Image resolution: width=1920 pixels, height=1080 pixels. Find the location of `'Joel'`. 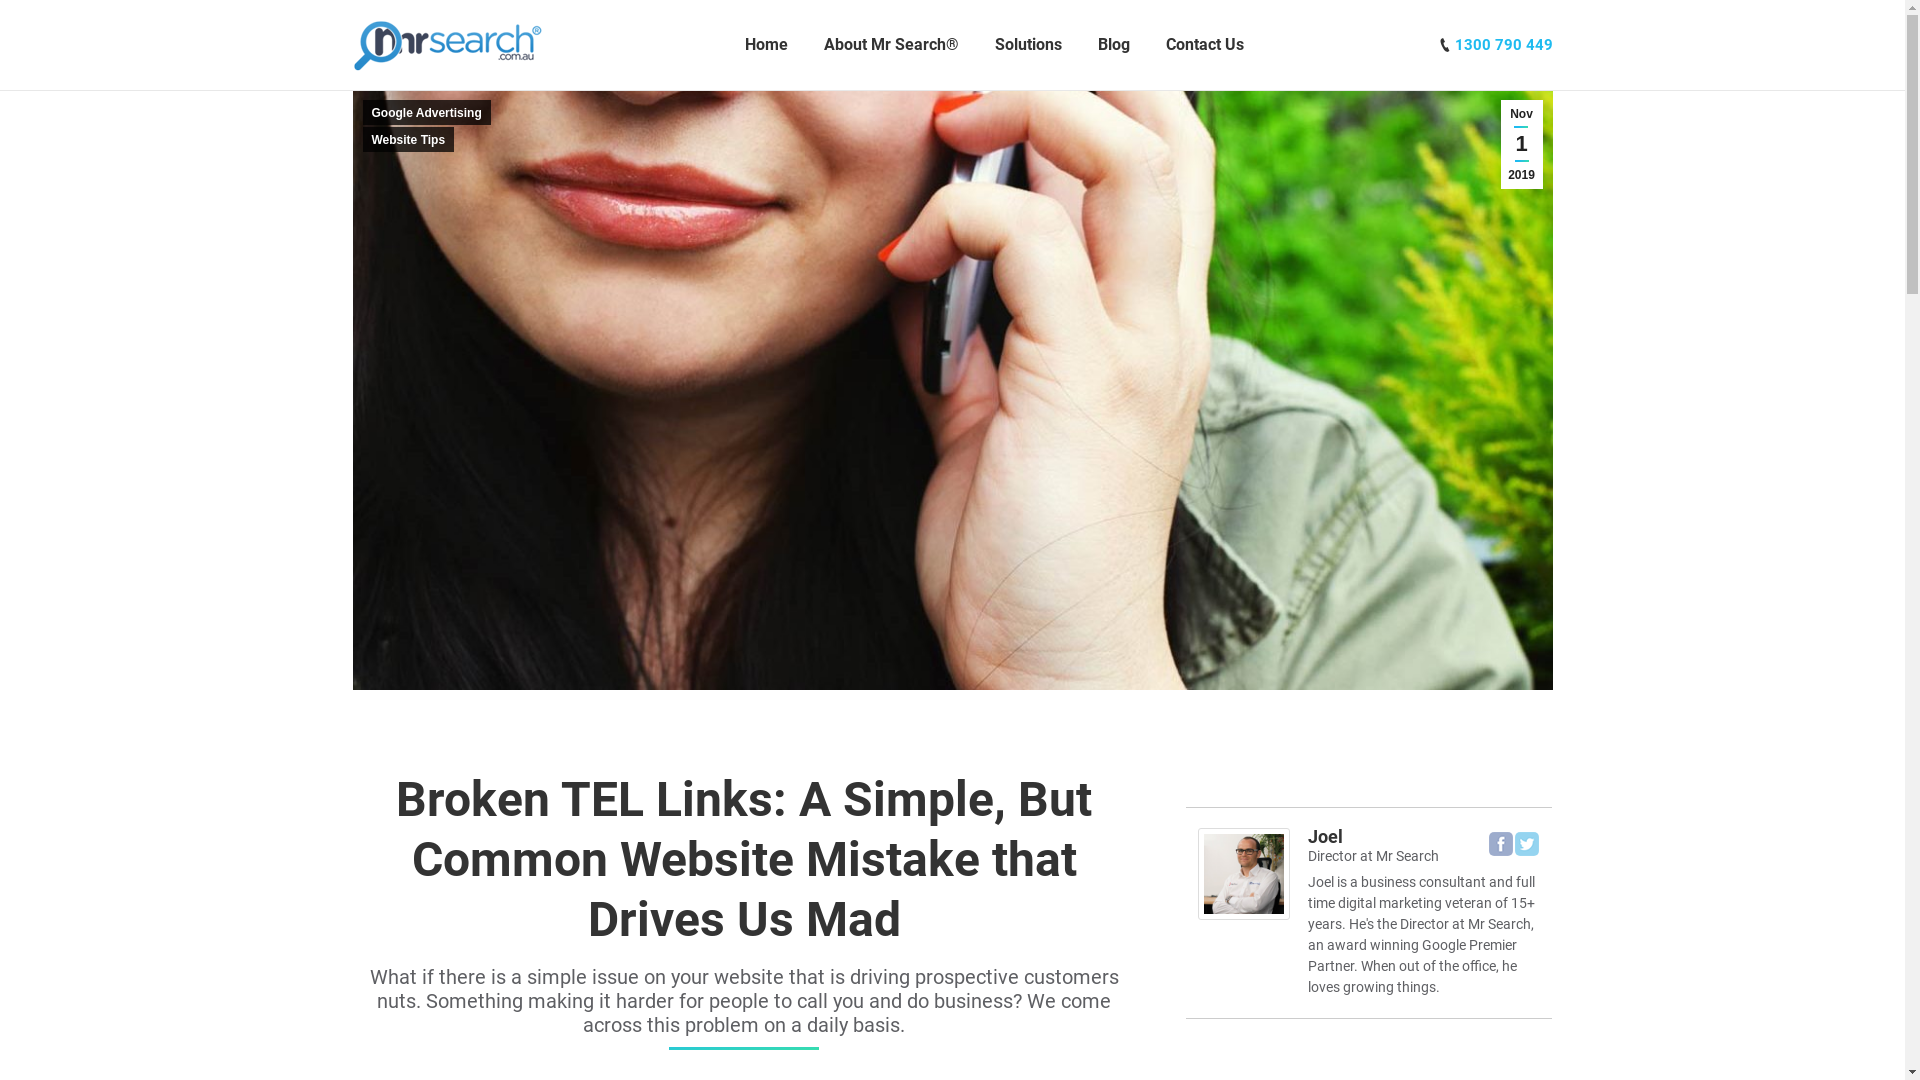

'Joel' is located at coordinates (1308, 836).